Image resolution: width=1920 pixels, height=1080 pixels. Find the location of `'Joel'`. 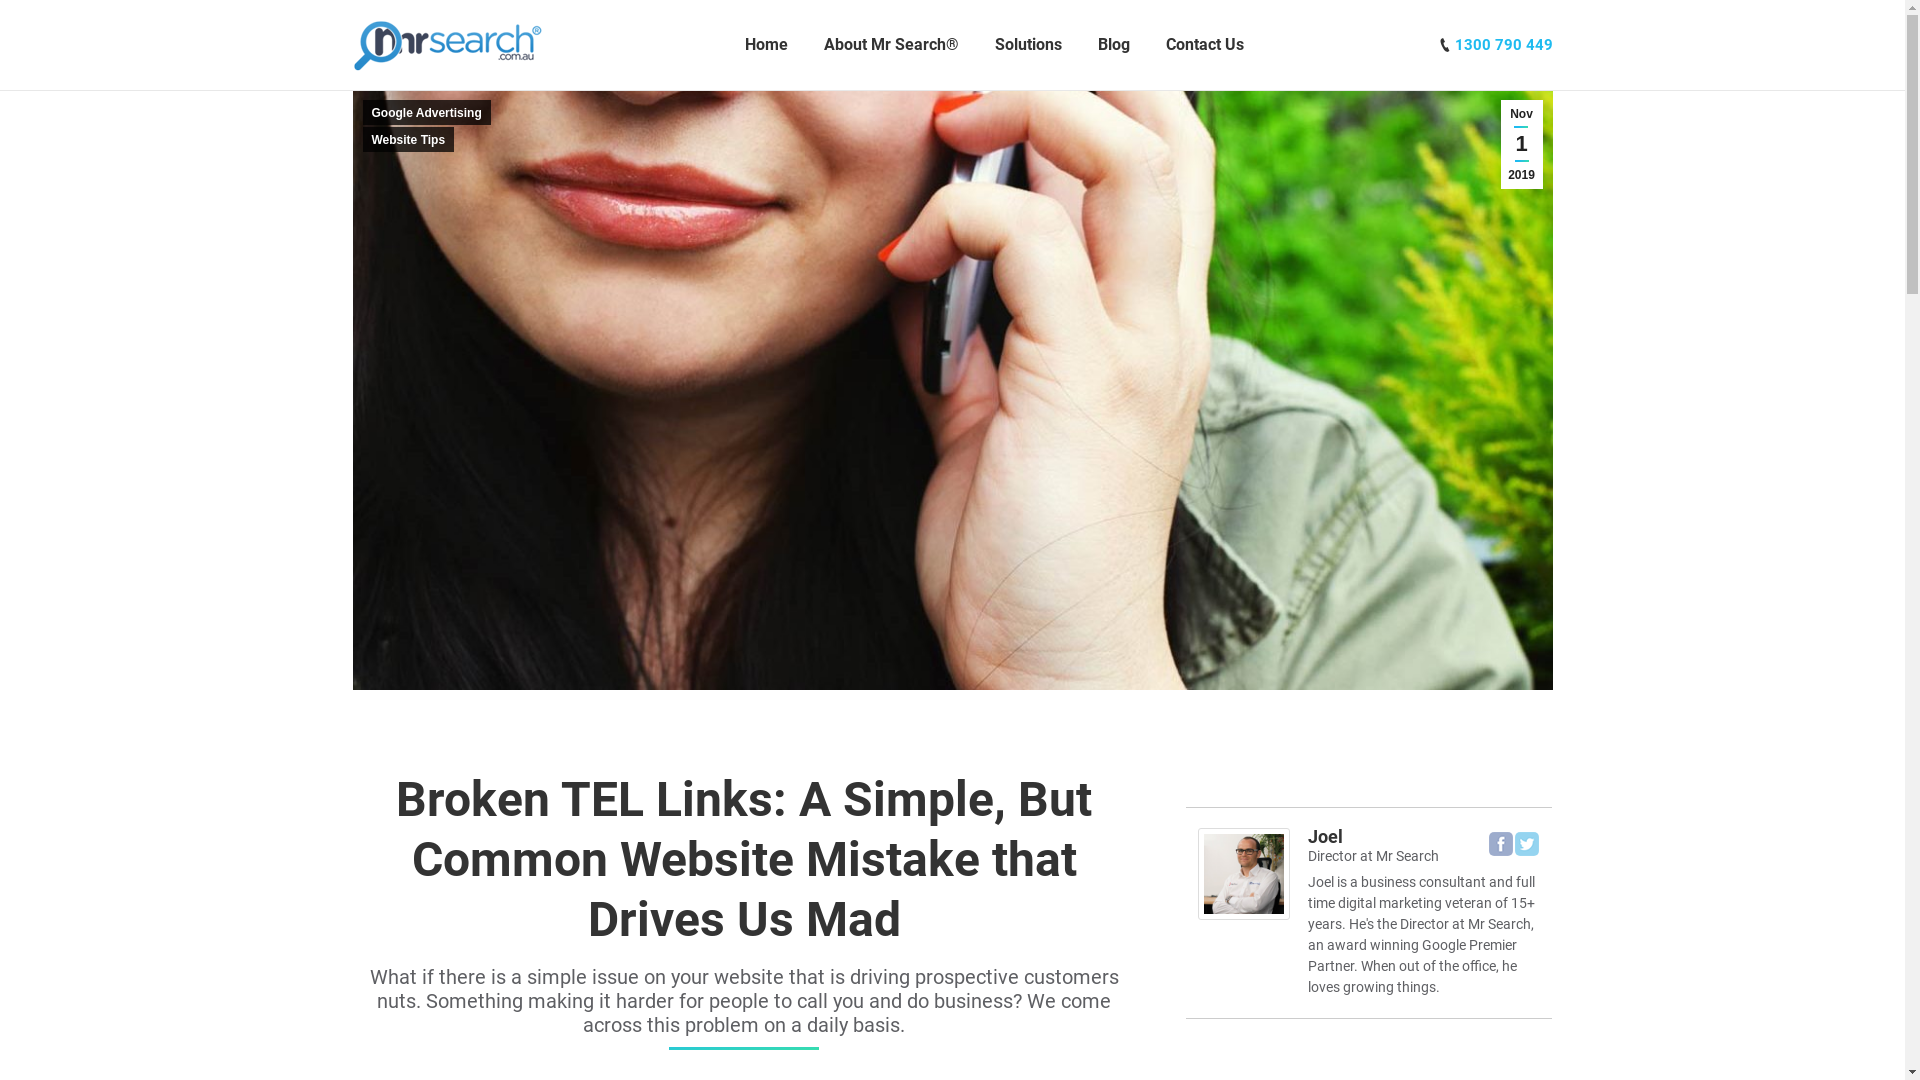

'Joel' is located at coordinates (1308, 836).